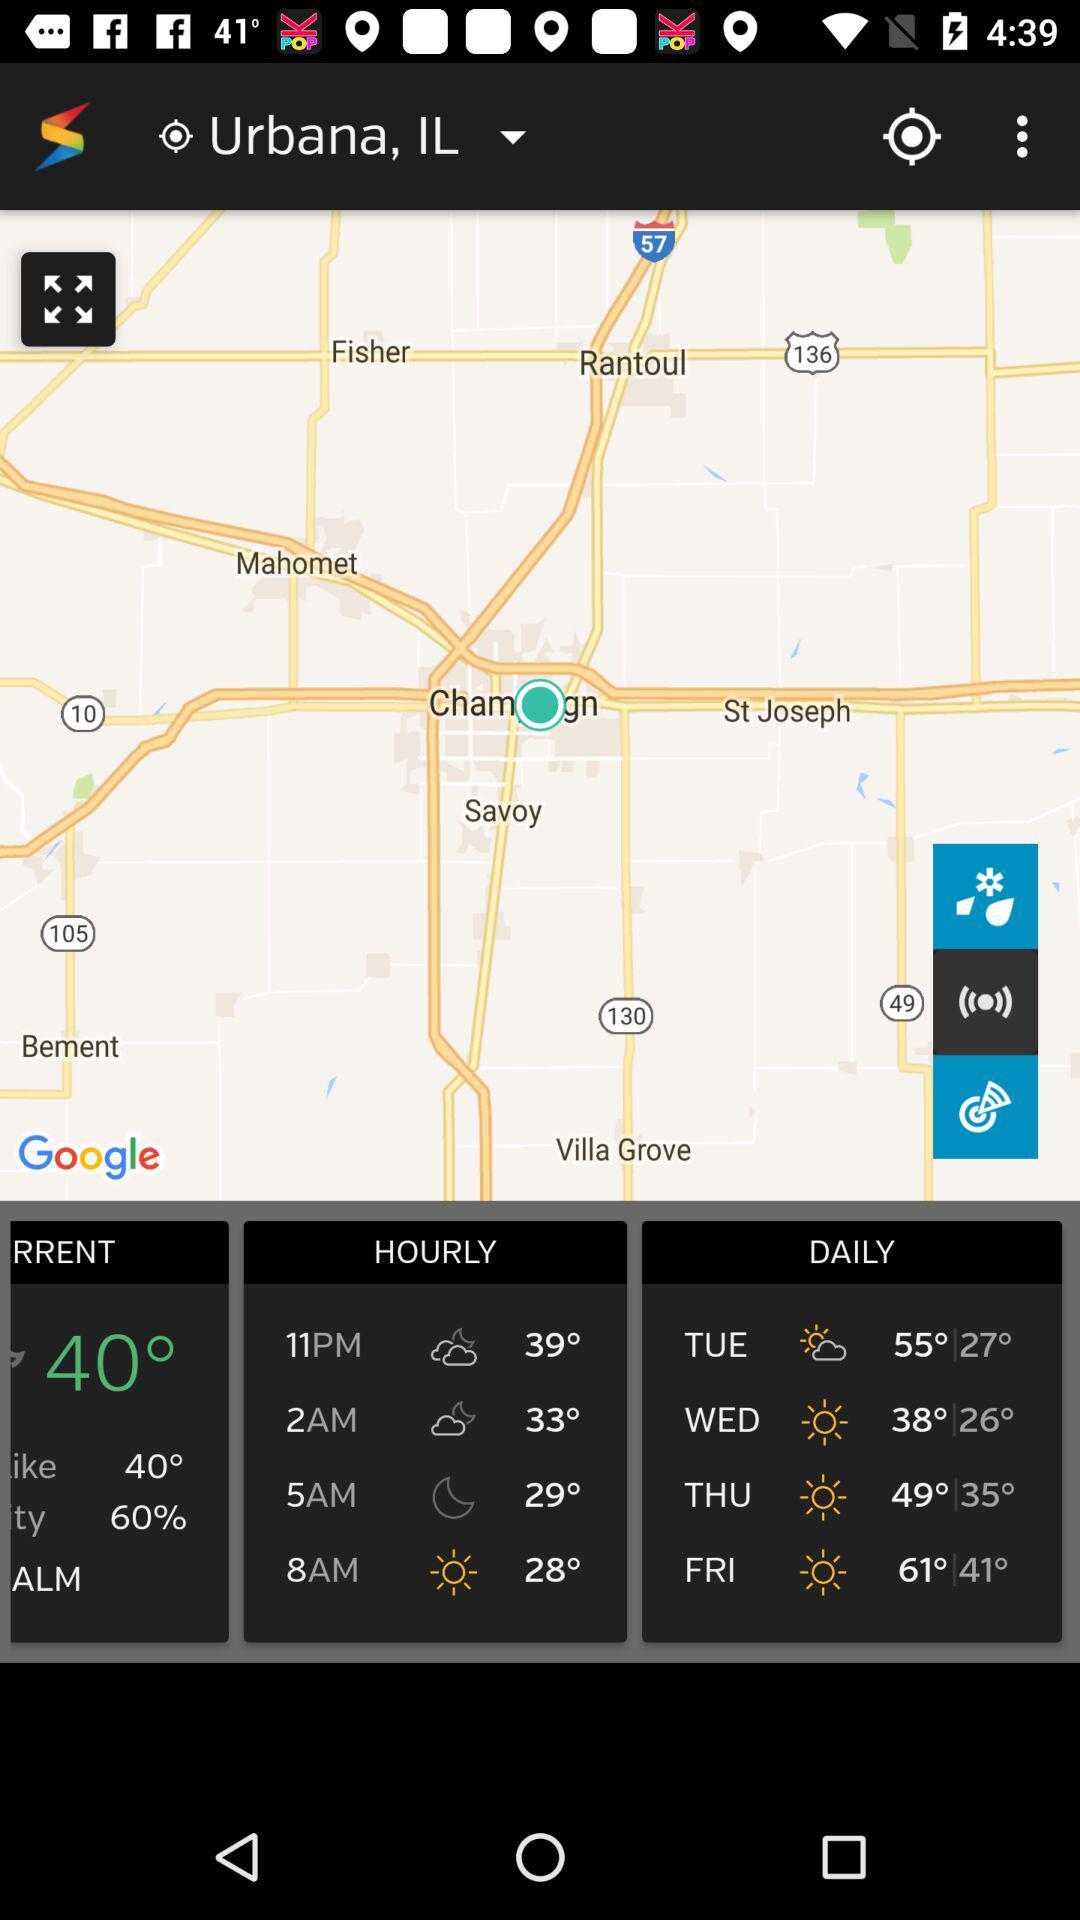 This screenshot has width=1080, height=1920. What do you see at coordinates (852, 1430) in the screenshot?
I see `list right to hourly box` at bounding box center [852, 1430].